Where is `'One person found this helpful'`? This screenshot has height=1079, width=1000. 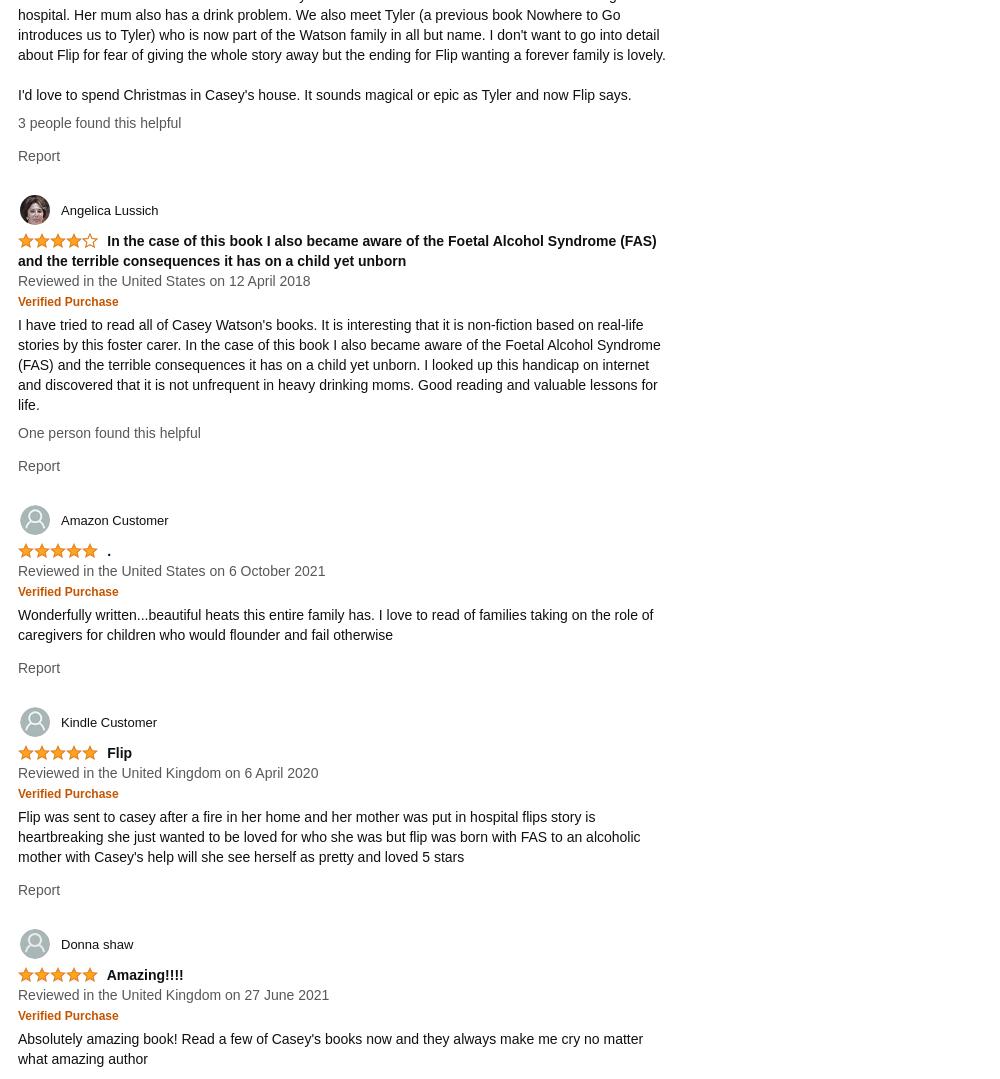
'One person found this helpful' is located at coordinates (18, 433).